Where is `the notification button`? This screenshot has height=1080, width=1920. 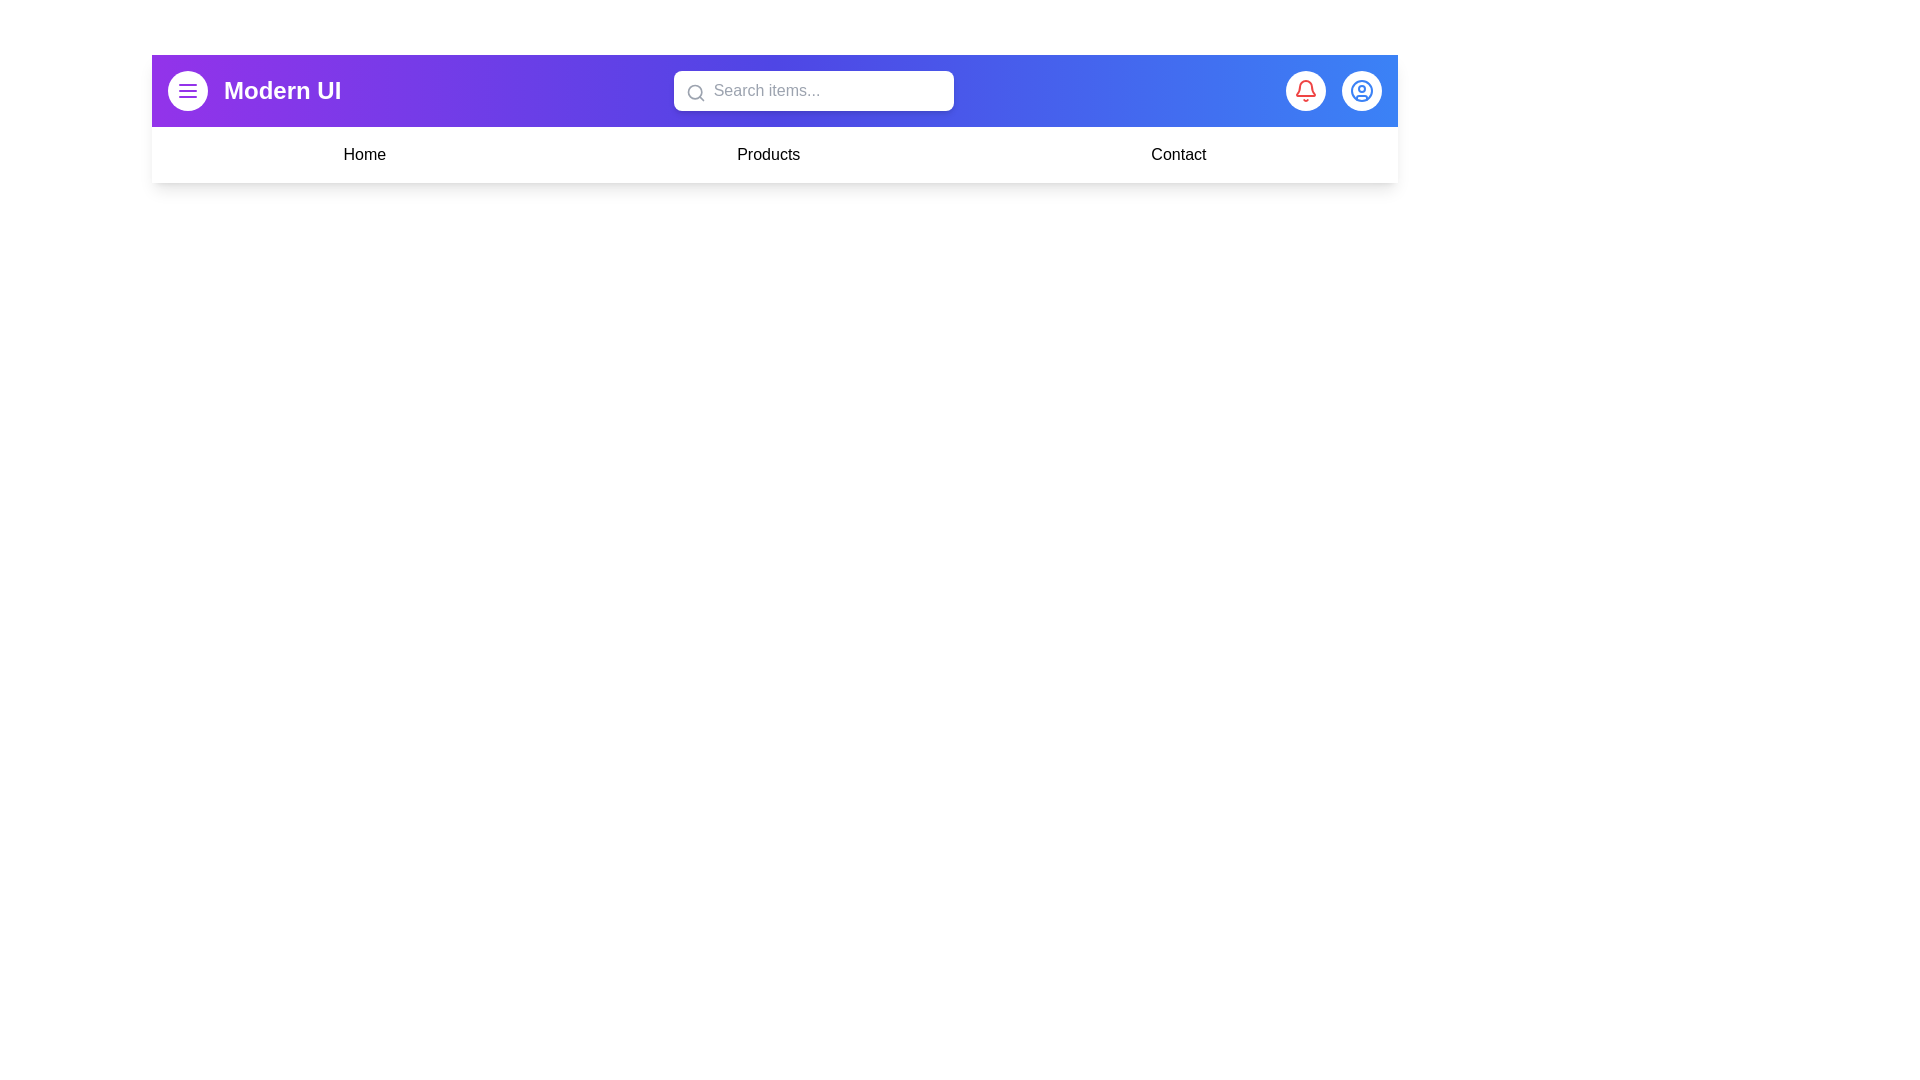
the notification button is located at coordinates (1305, 91).